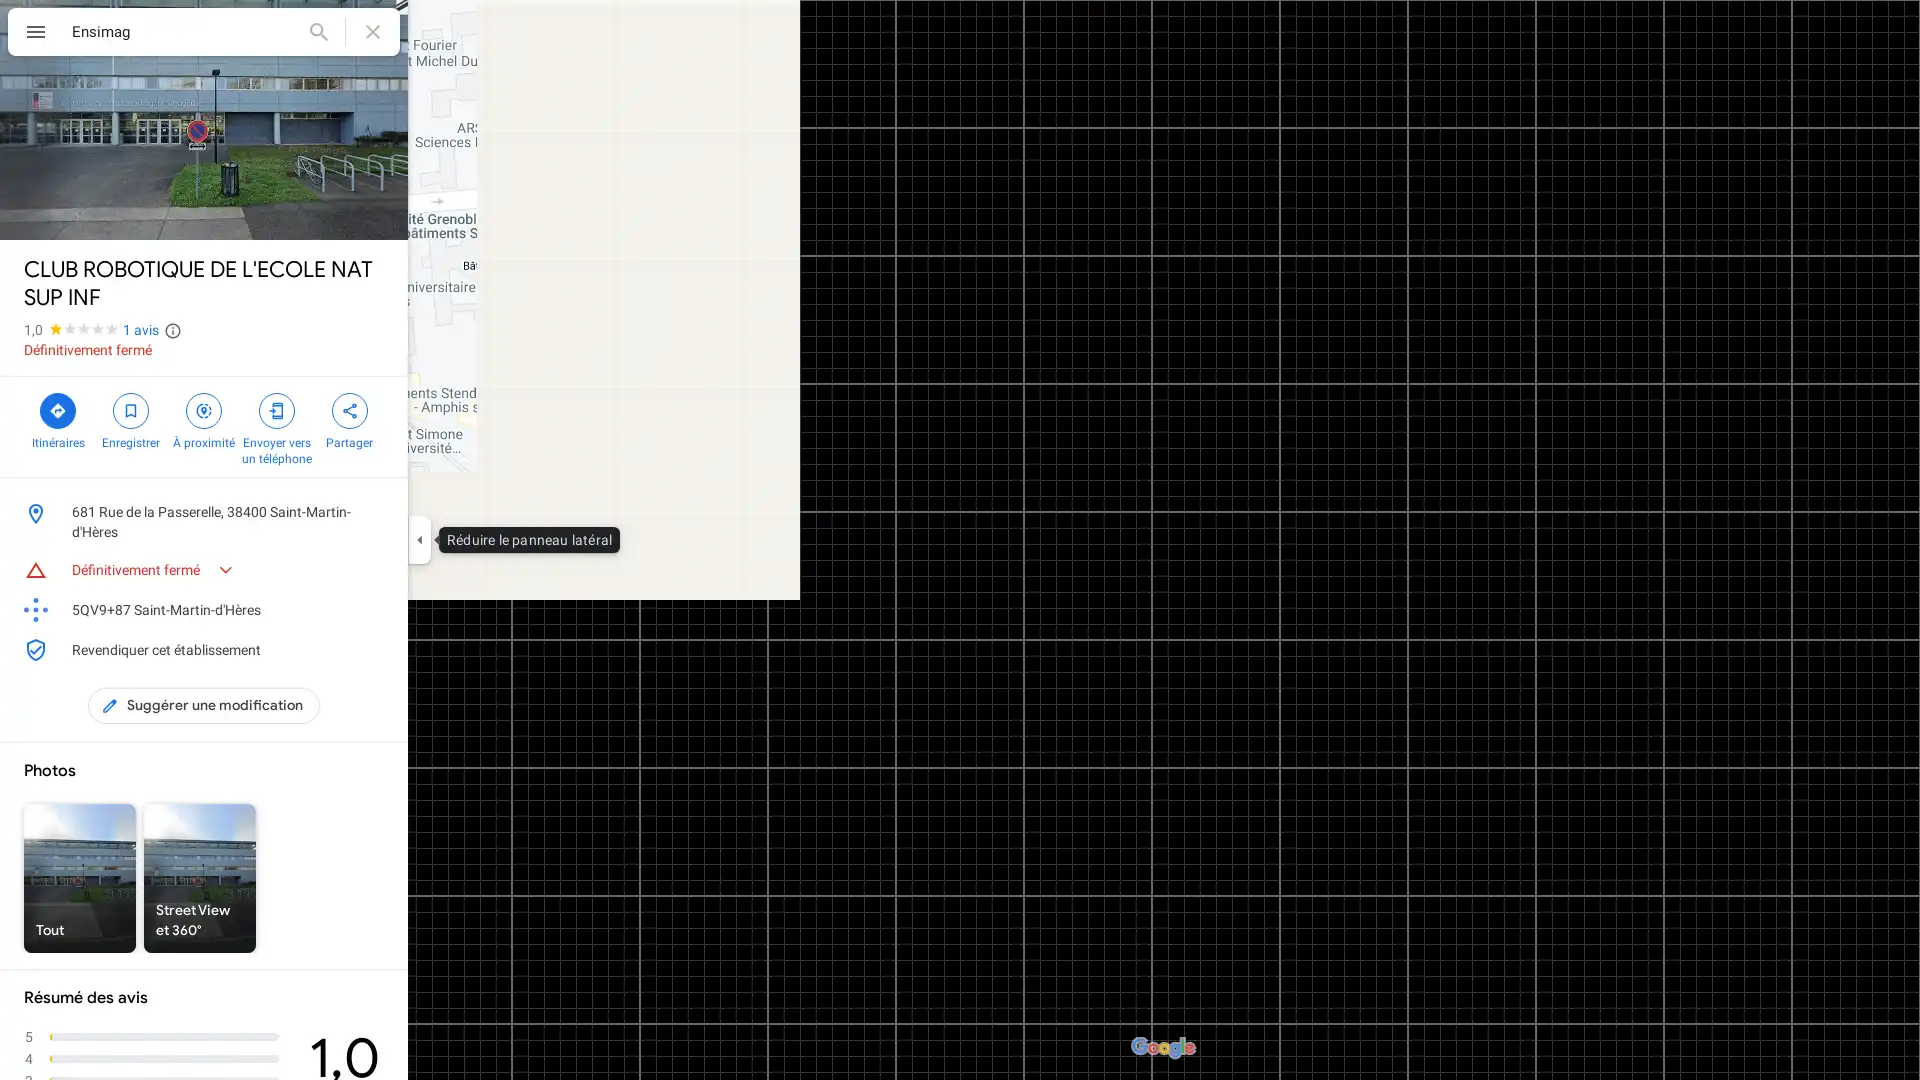 Image resolution: width=1920 pixels, height=1080 pixels. What do you see at coordinates (418, 540) in the screenshot?
I see `Reduire le panneau lateral` at bounding box center [418, 540].